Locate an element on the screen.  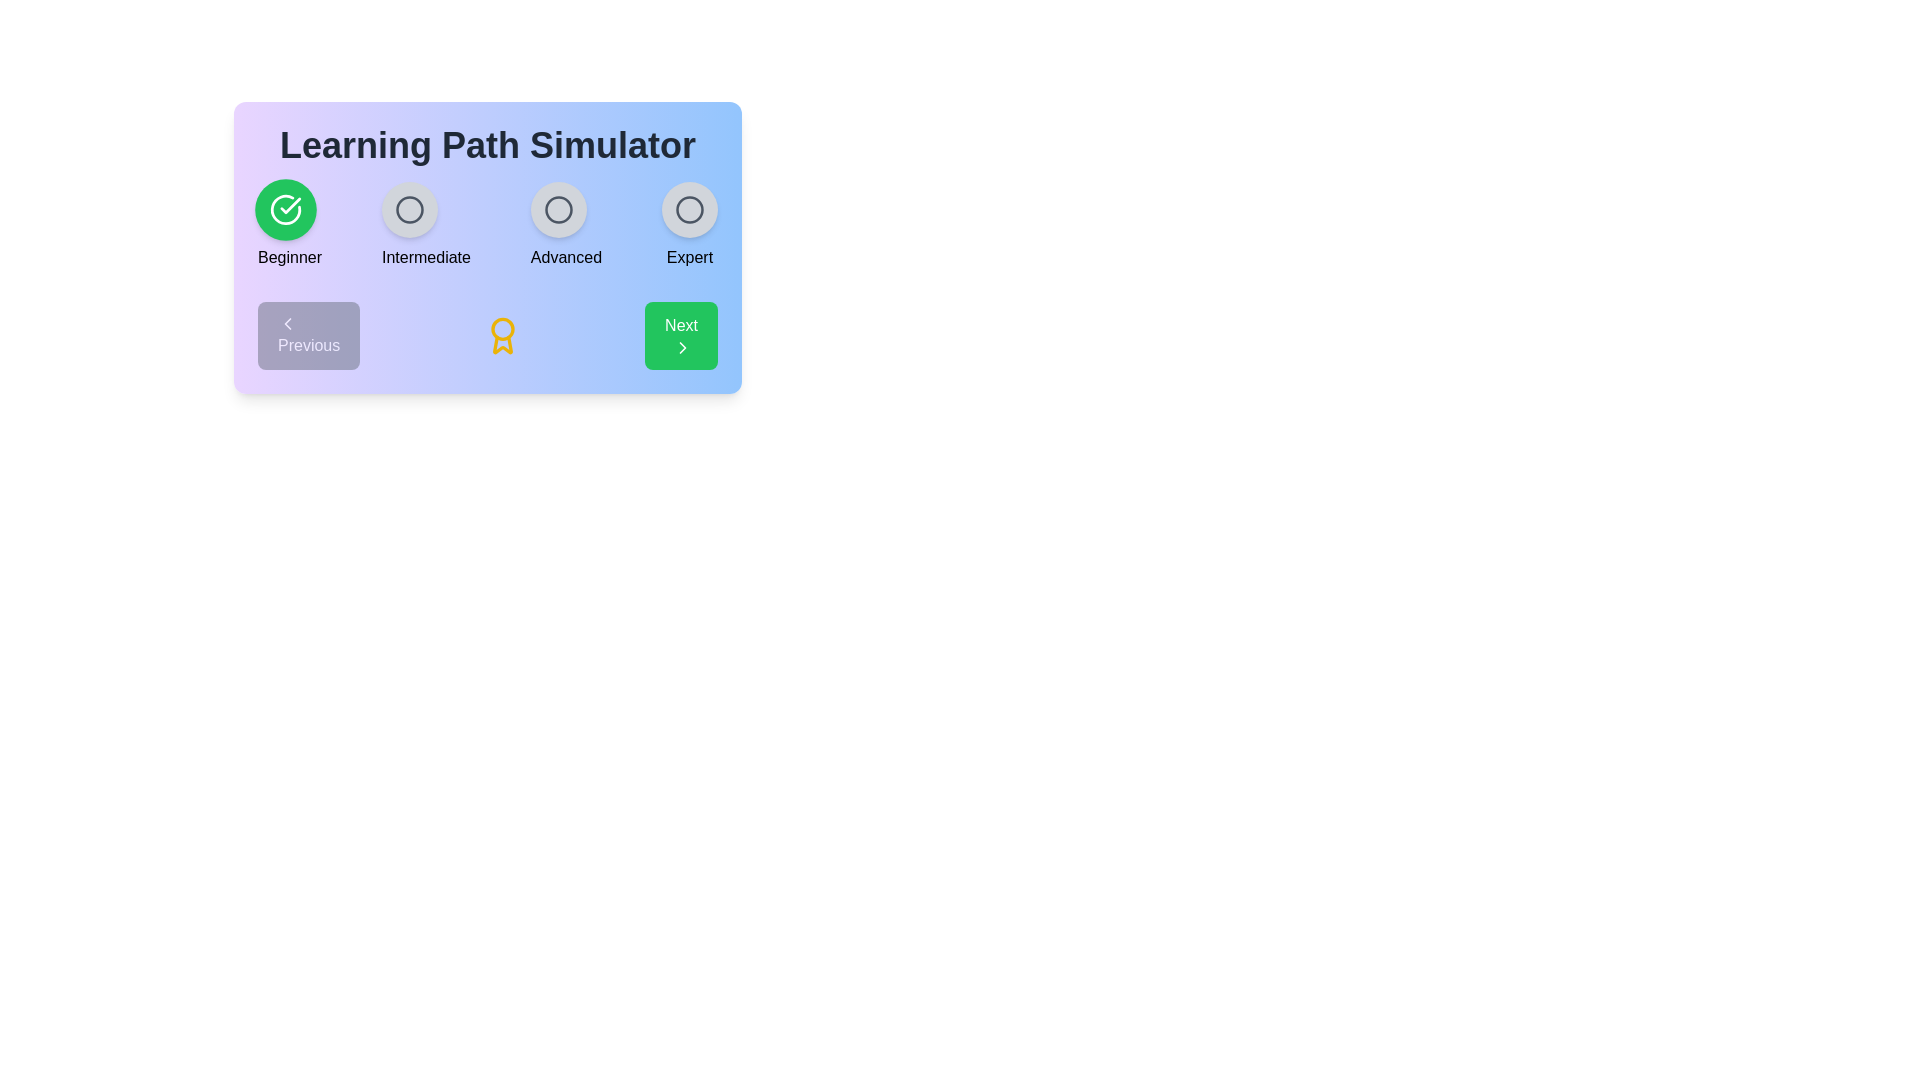
the circular status icon labeled 'Beginner' with a green background and white checkmark is located at coordinates (289, 225).